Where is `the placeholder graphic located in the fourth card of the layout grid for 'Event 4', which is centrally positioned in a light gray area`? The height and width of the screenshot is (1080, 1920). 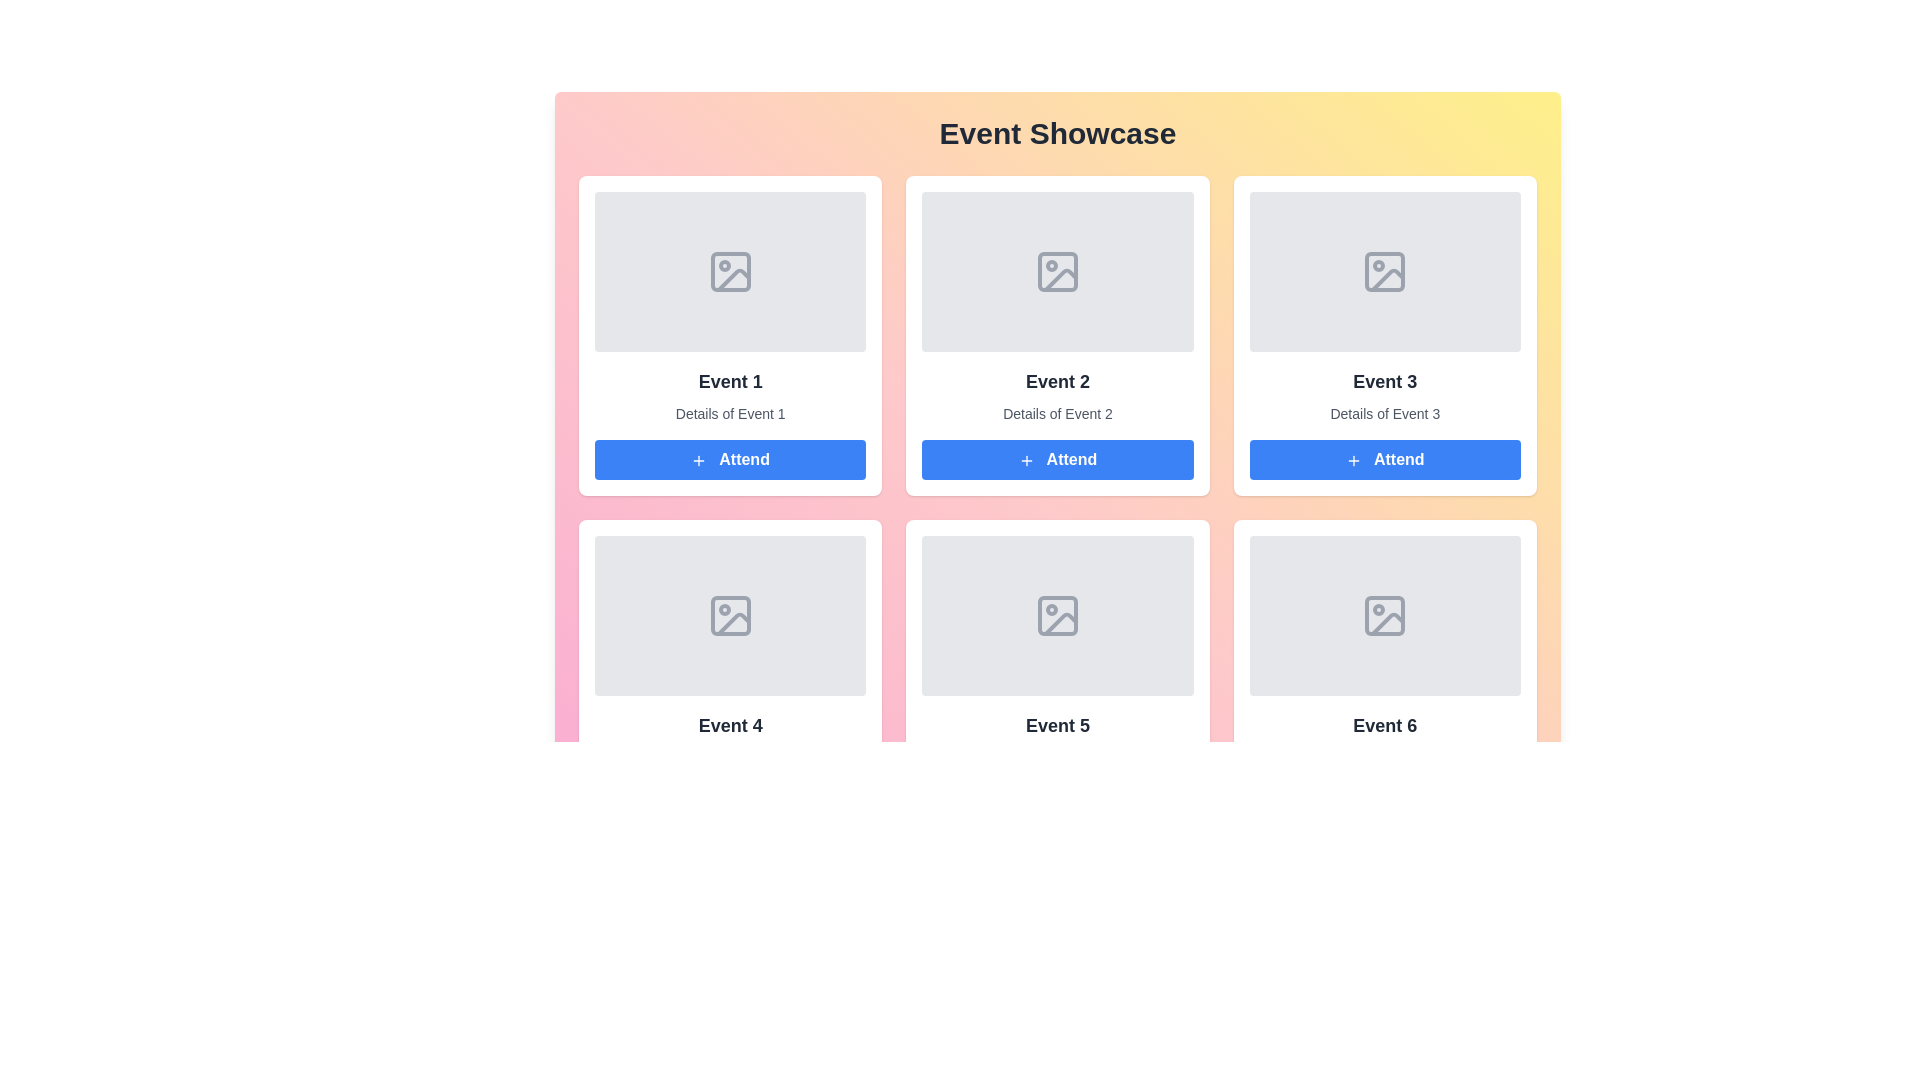
the placeholder graphic located in the fourth card of the layout grid for 'Event 4', which is centrally positioned in a light gray area is located at coordinates (729, 615).